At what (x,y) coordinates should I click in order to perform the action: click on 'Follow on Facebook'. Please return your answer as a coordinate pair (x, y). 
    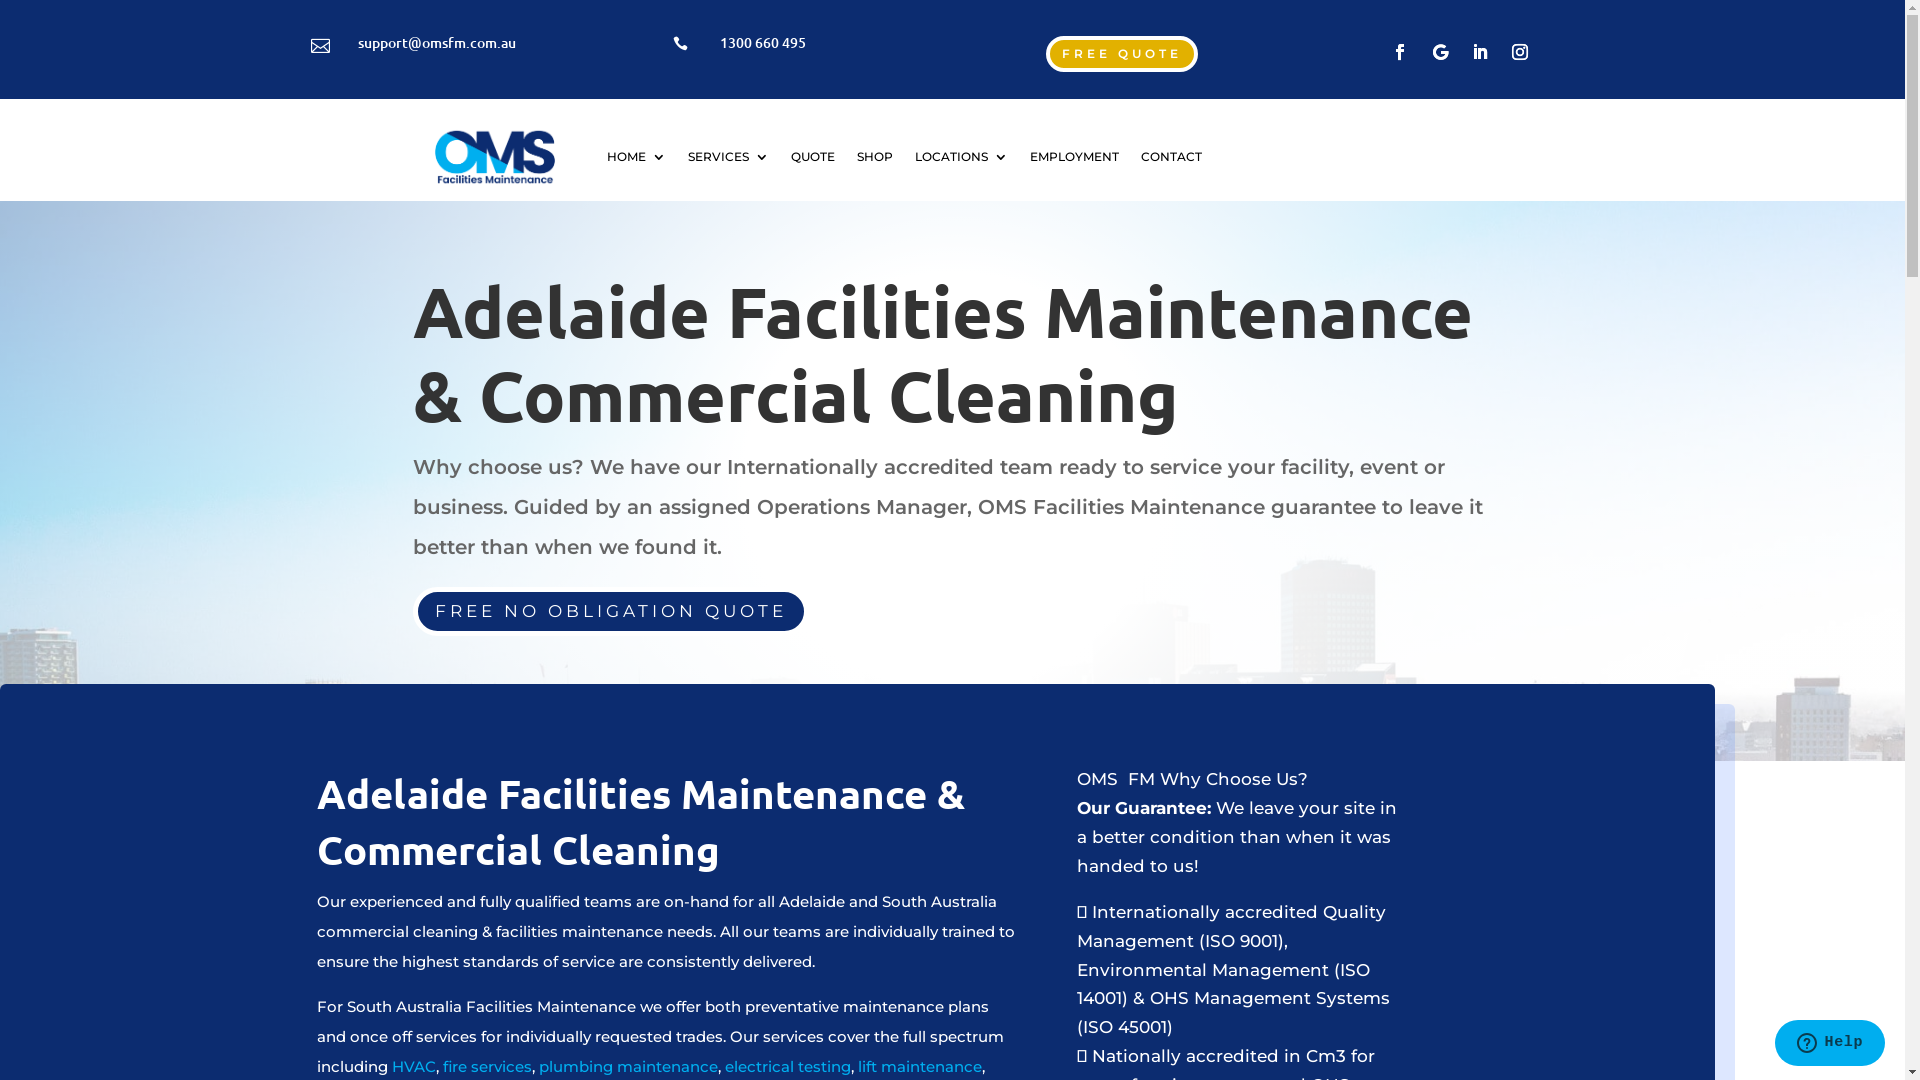
    Looking at the image, I should click on (1399, 50).